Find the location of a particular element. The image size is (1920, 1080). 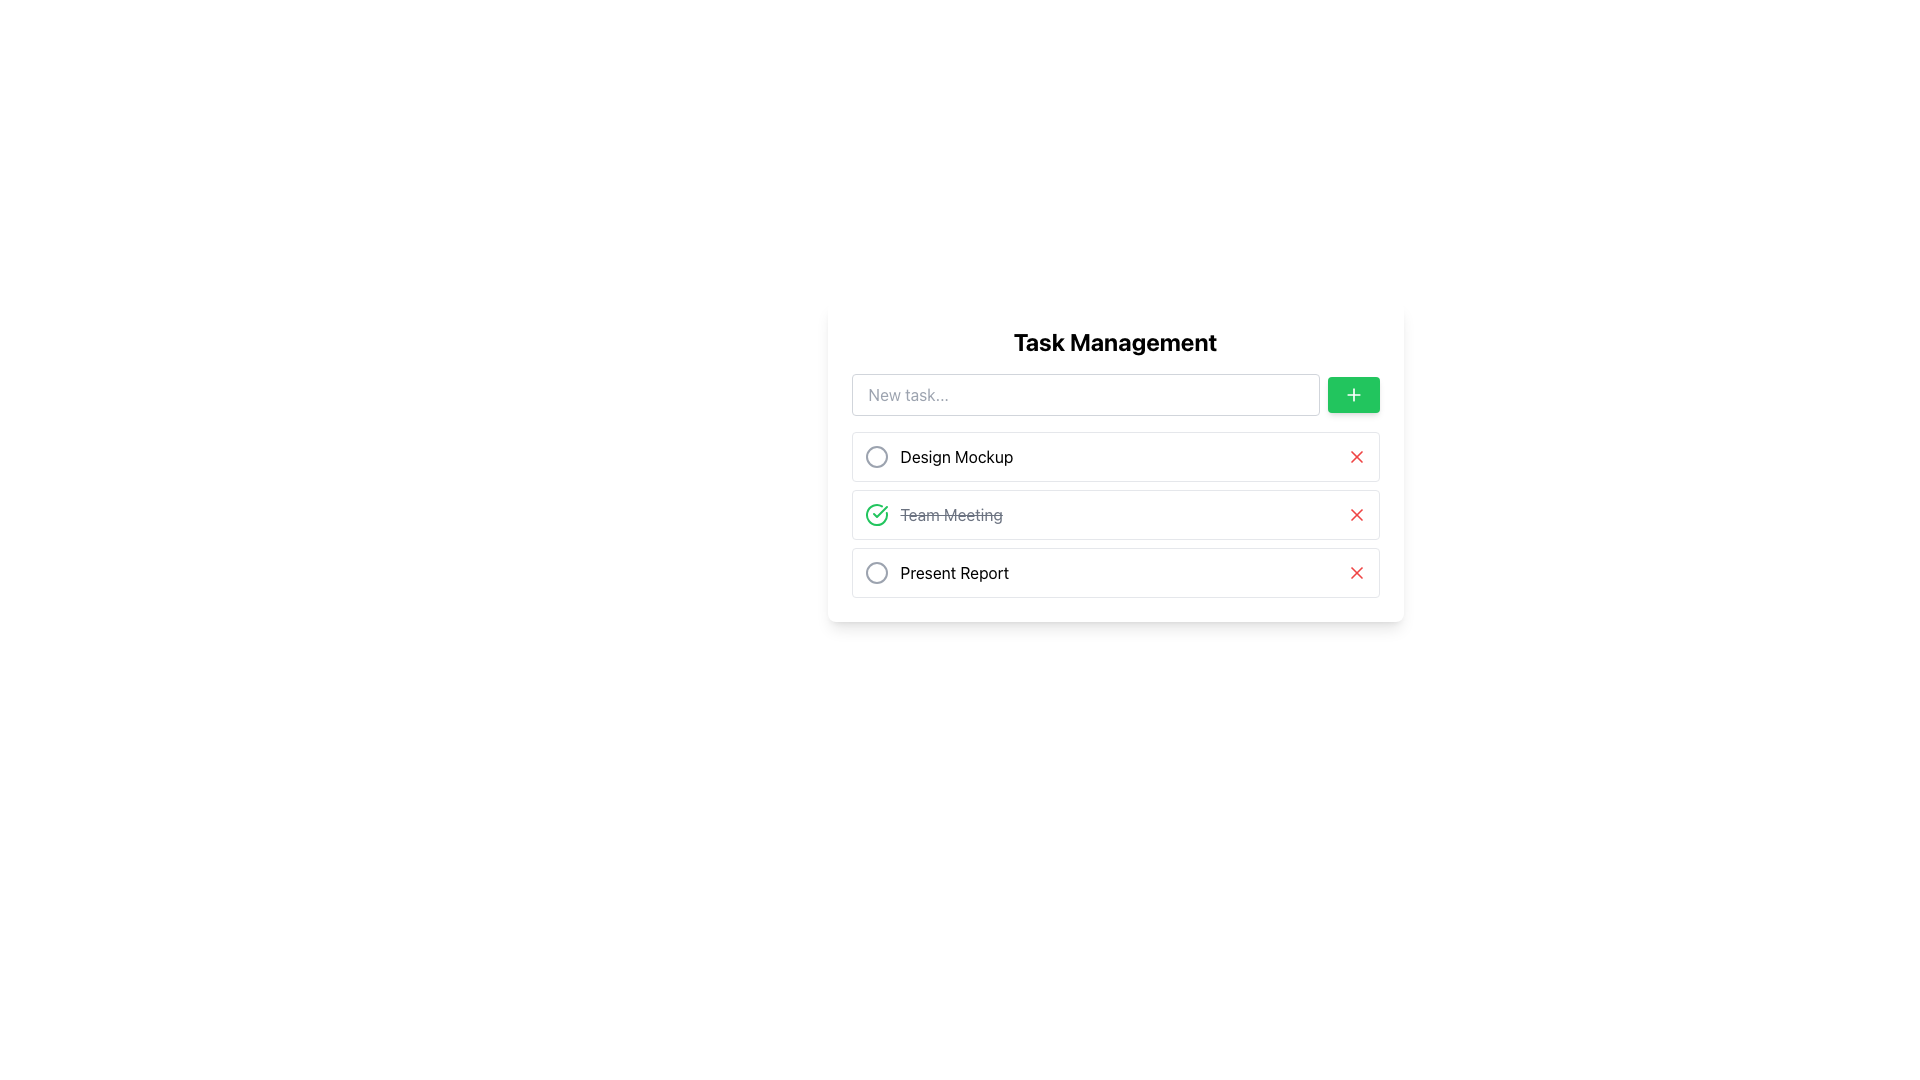

the red 'X' SVG icon representing the delete action located in the top right of the task row for 'Design Mockup' is located at coordinates (1356, 456).